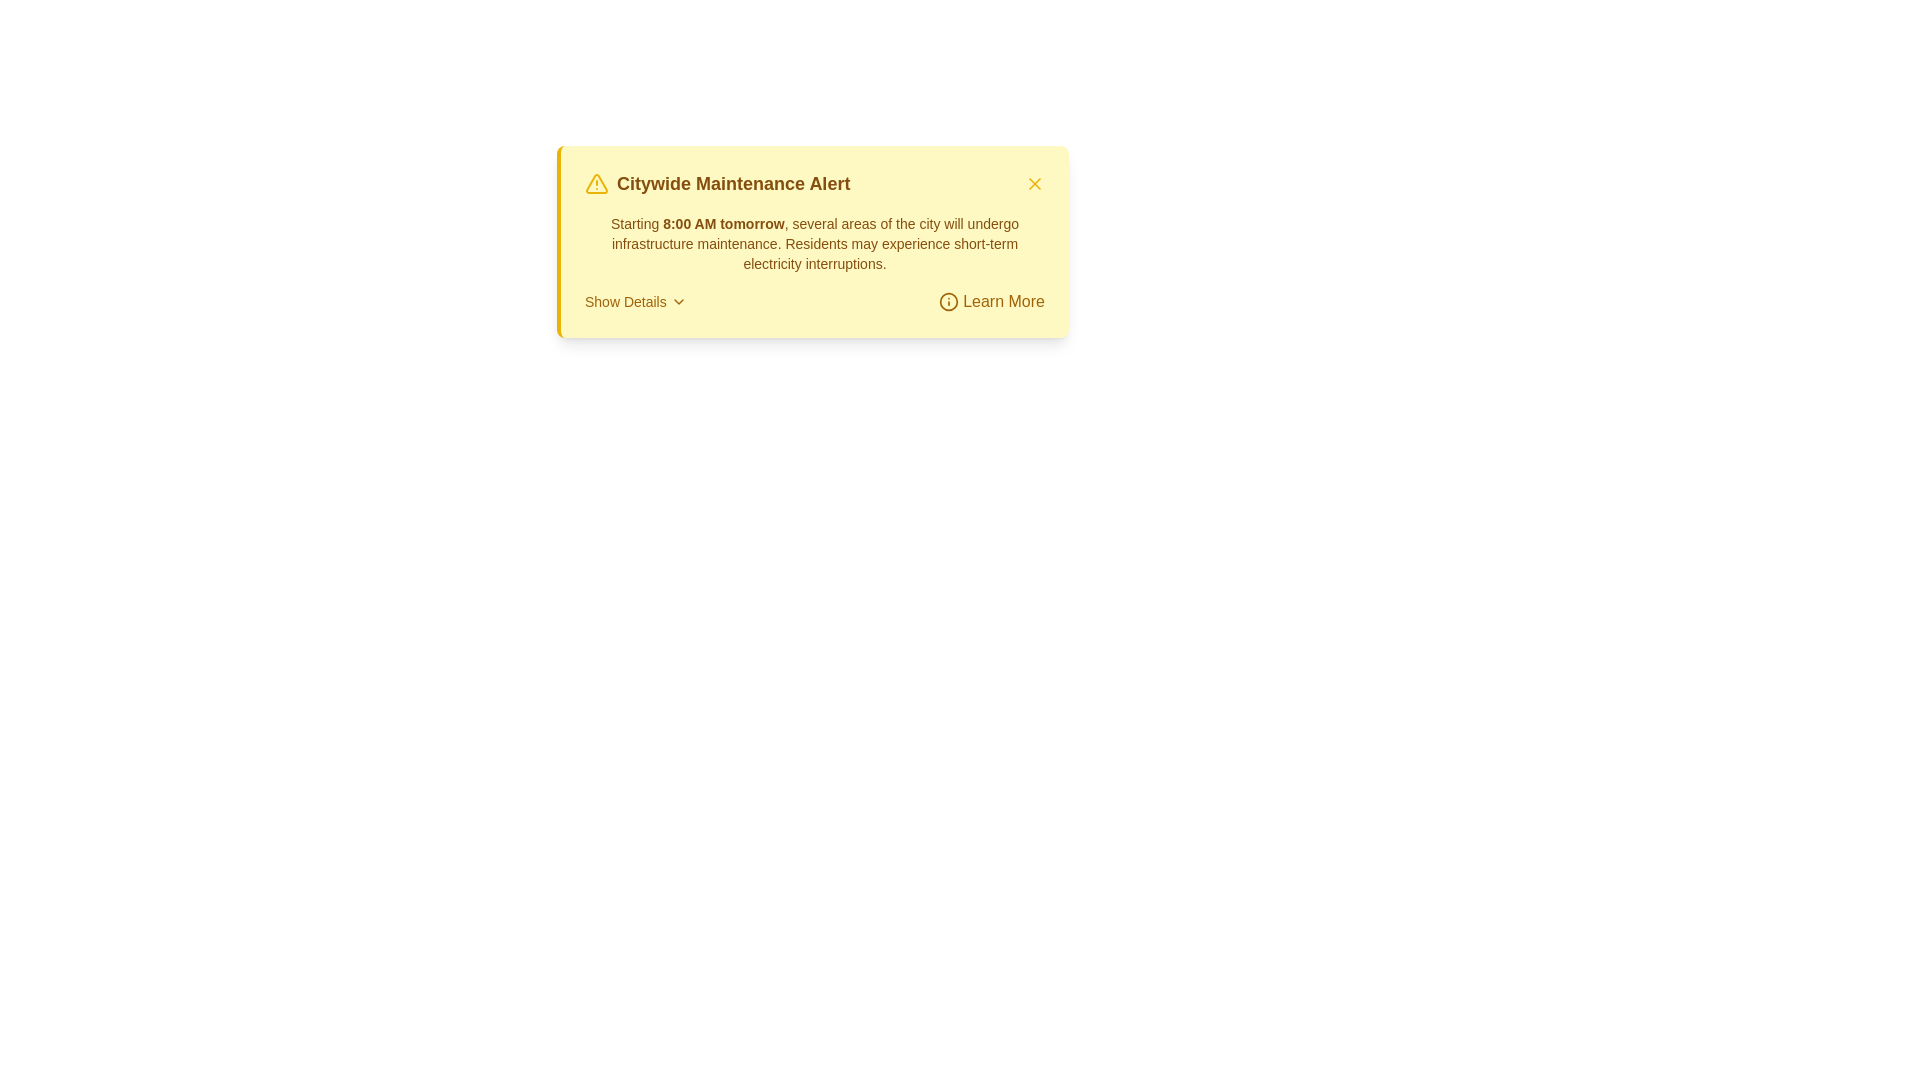 The image size is (1920, 1080). I want to click on the 'Show Details' button, which is a clickable text labeled 'Show Details' in small yellow font, located at the bottom left of a yellow notification box, so click(634, 301).